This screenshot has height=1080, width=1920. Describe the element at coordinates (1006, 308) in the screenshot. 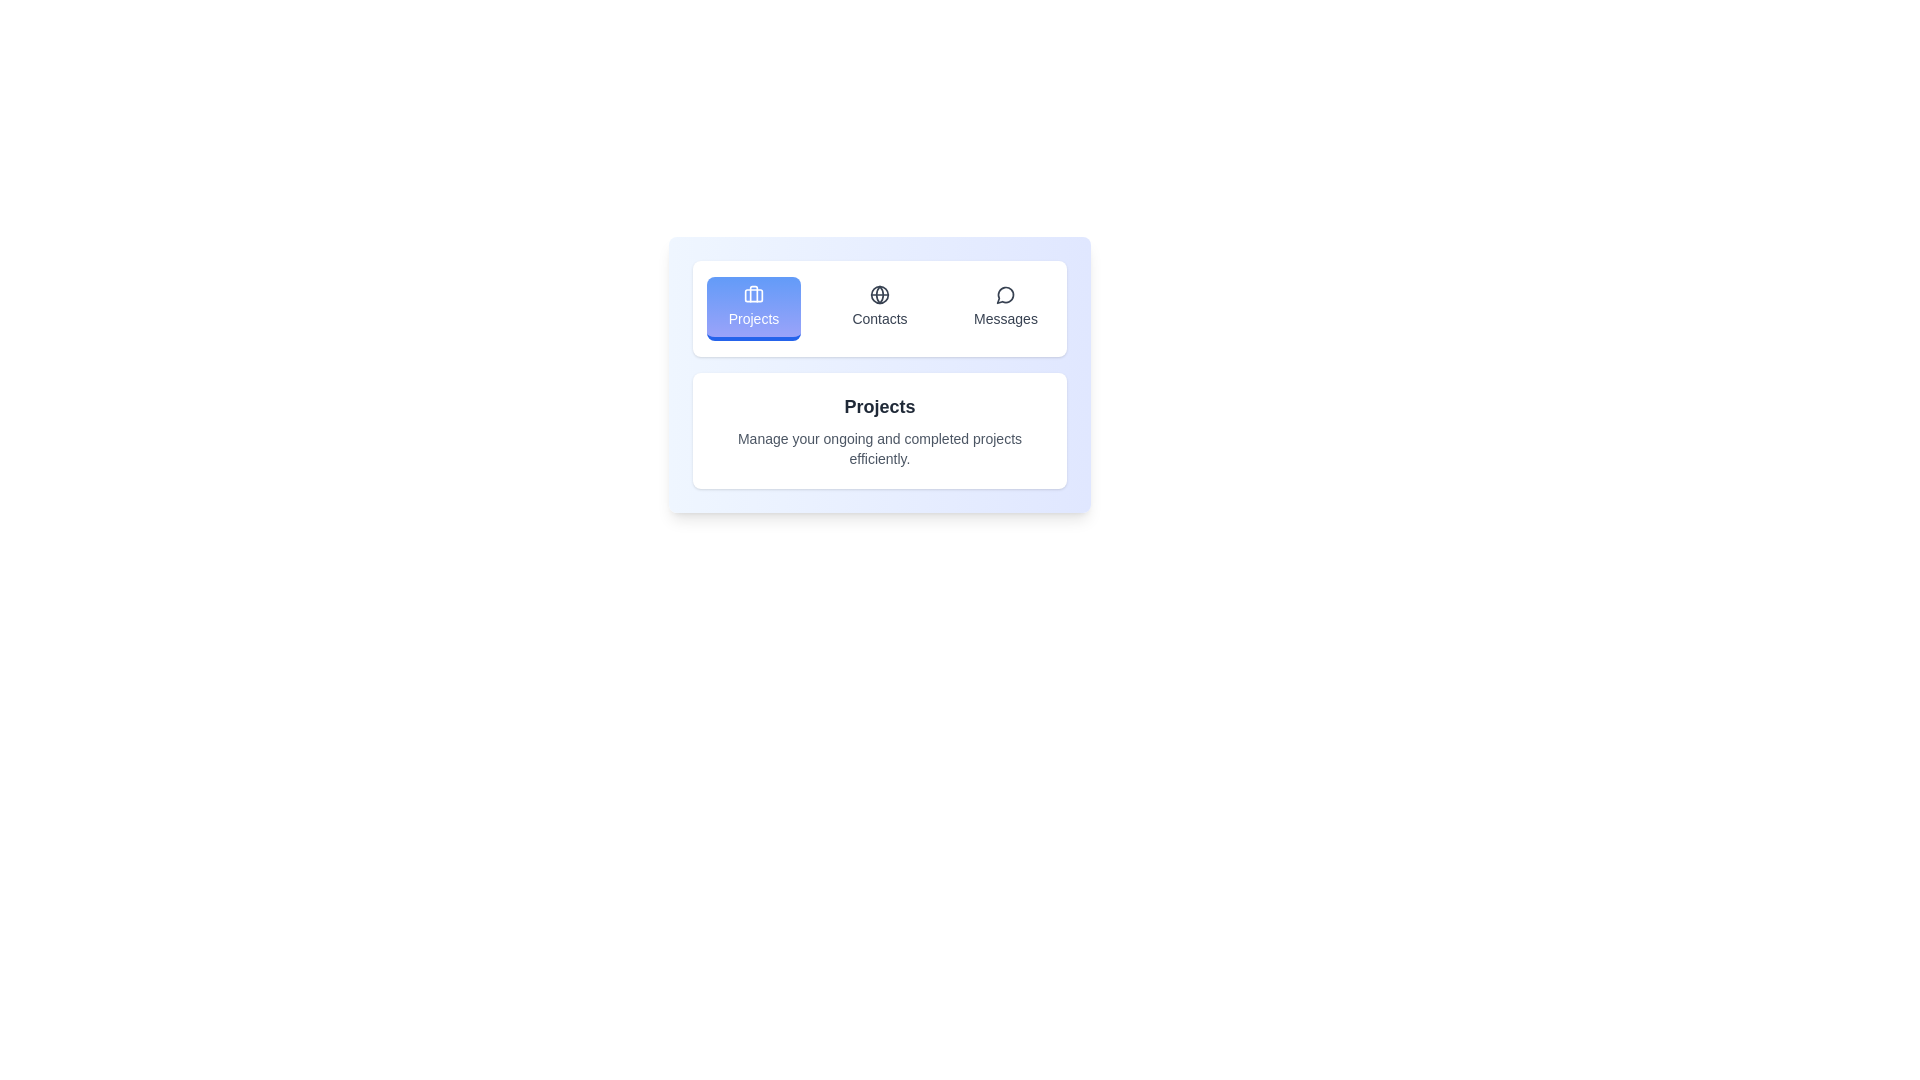

I see `the tab Messages` at that location.